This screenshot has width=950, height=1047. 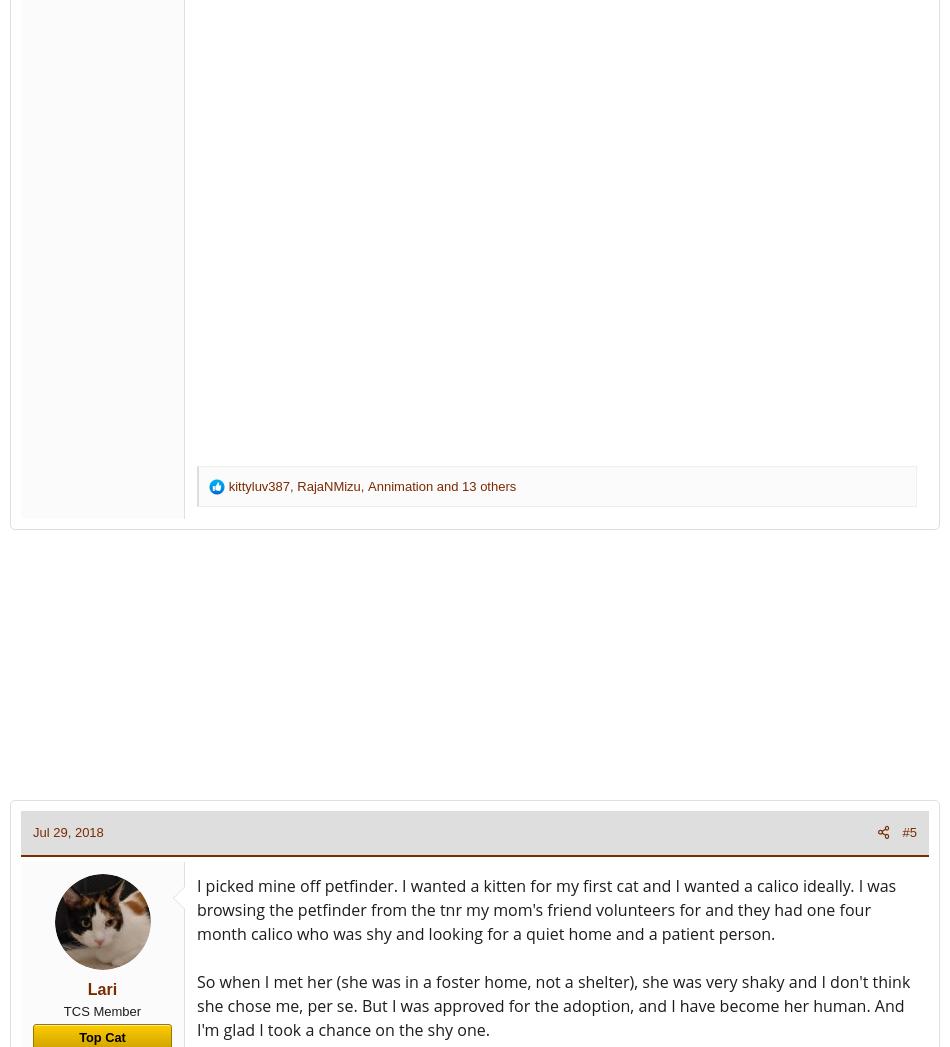 What do you see at coordinates (257, 484) in the screenshot?
I see `'kittyluv387'` at bounding box center [257, 484].